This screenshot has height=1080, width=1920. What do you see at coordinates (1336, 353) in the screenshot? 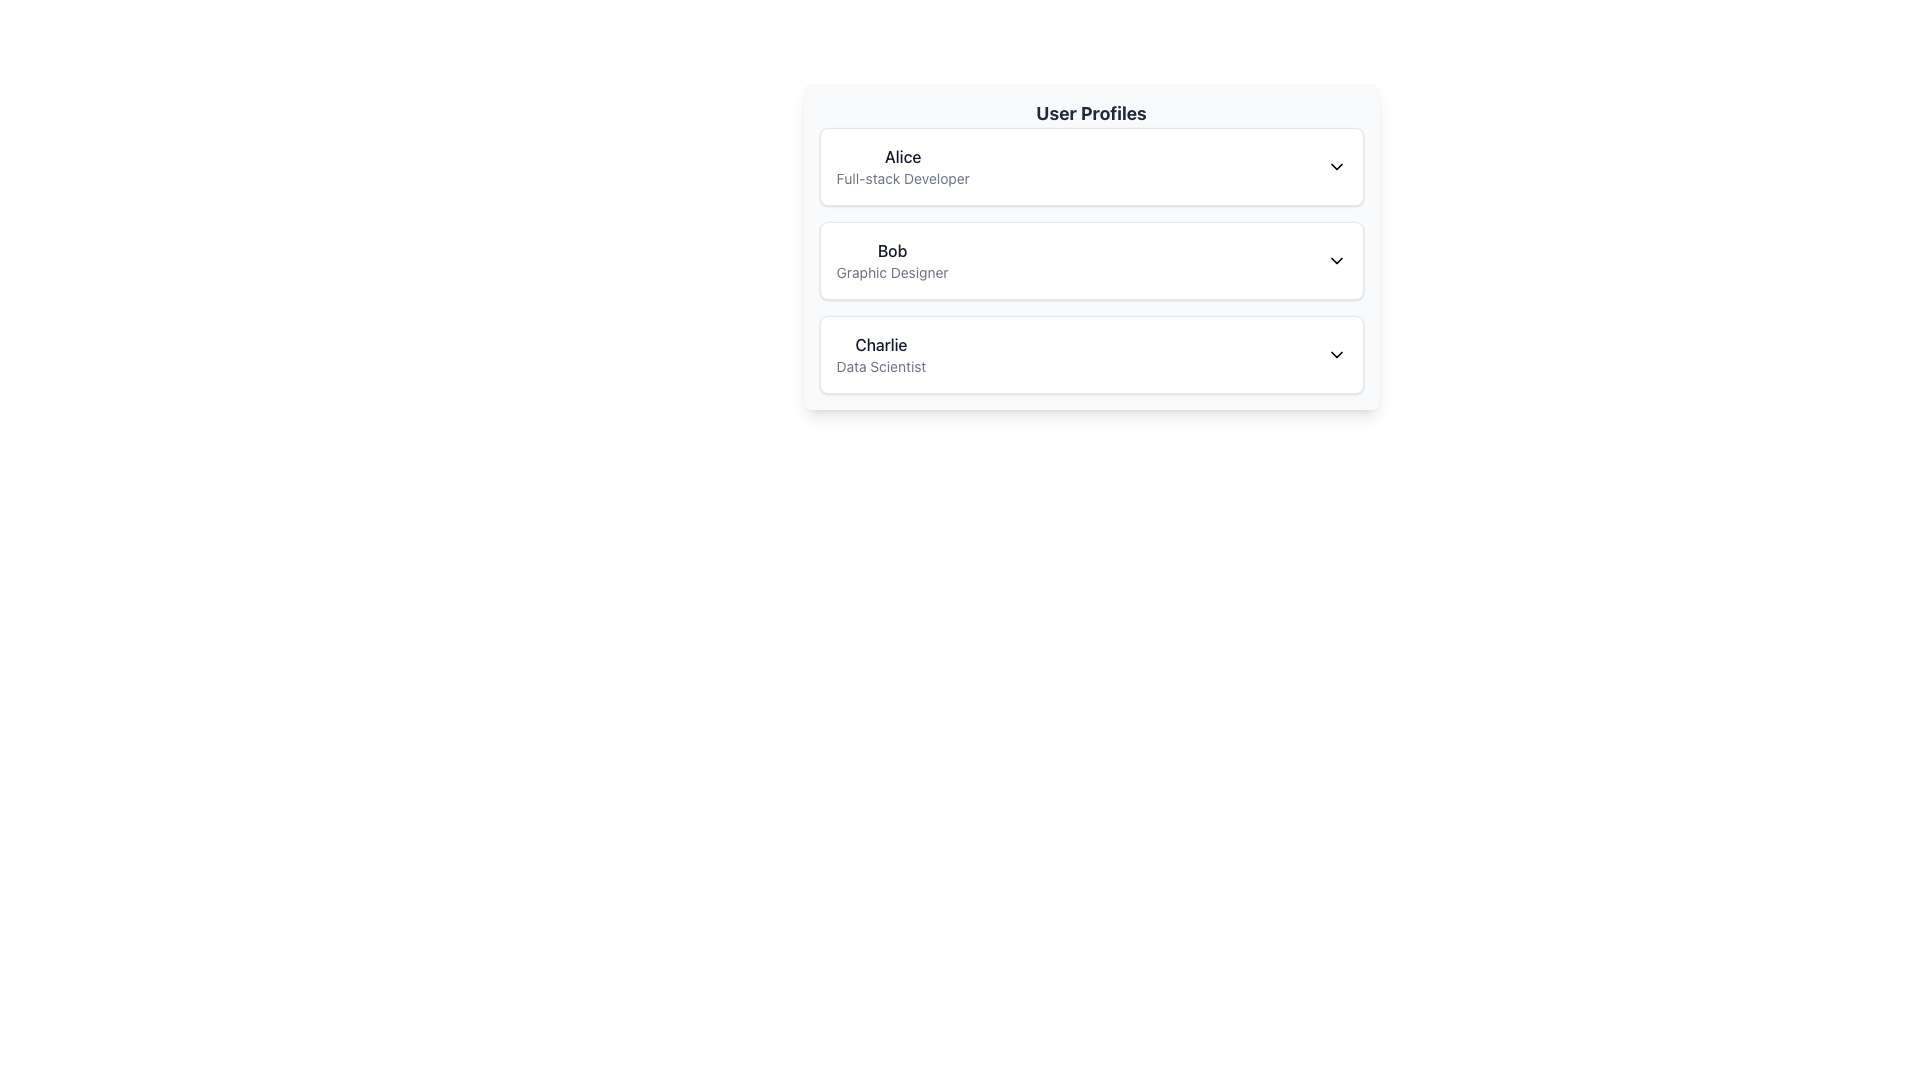
I see `the downward chevron arrow icon in the User Profiles list, specifically in the row labeled 'Charlie - Data Scientist'` at bounding box center [1336, 353].